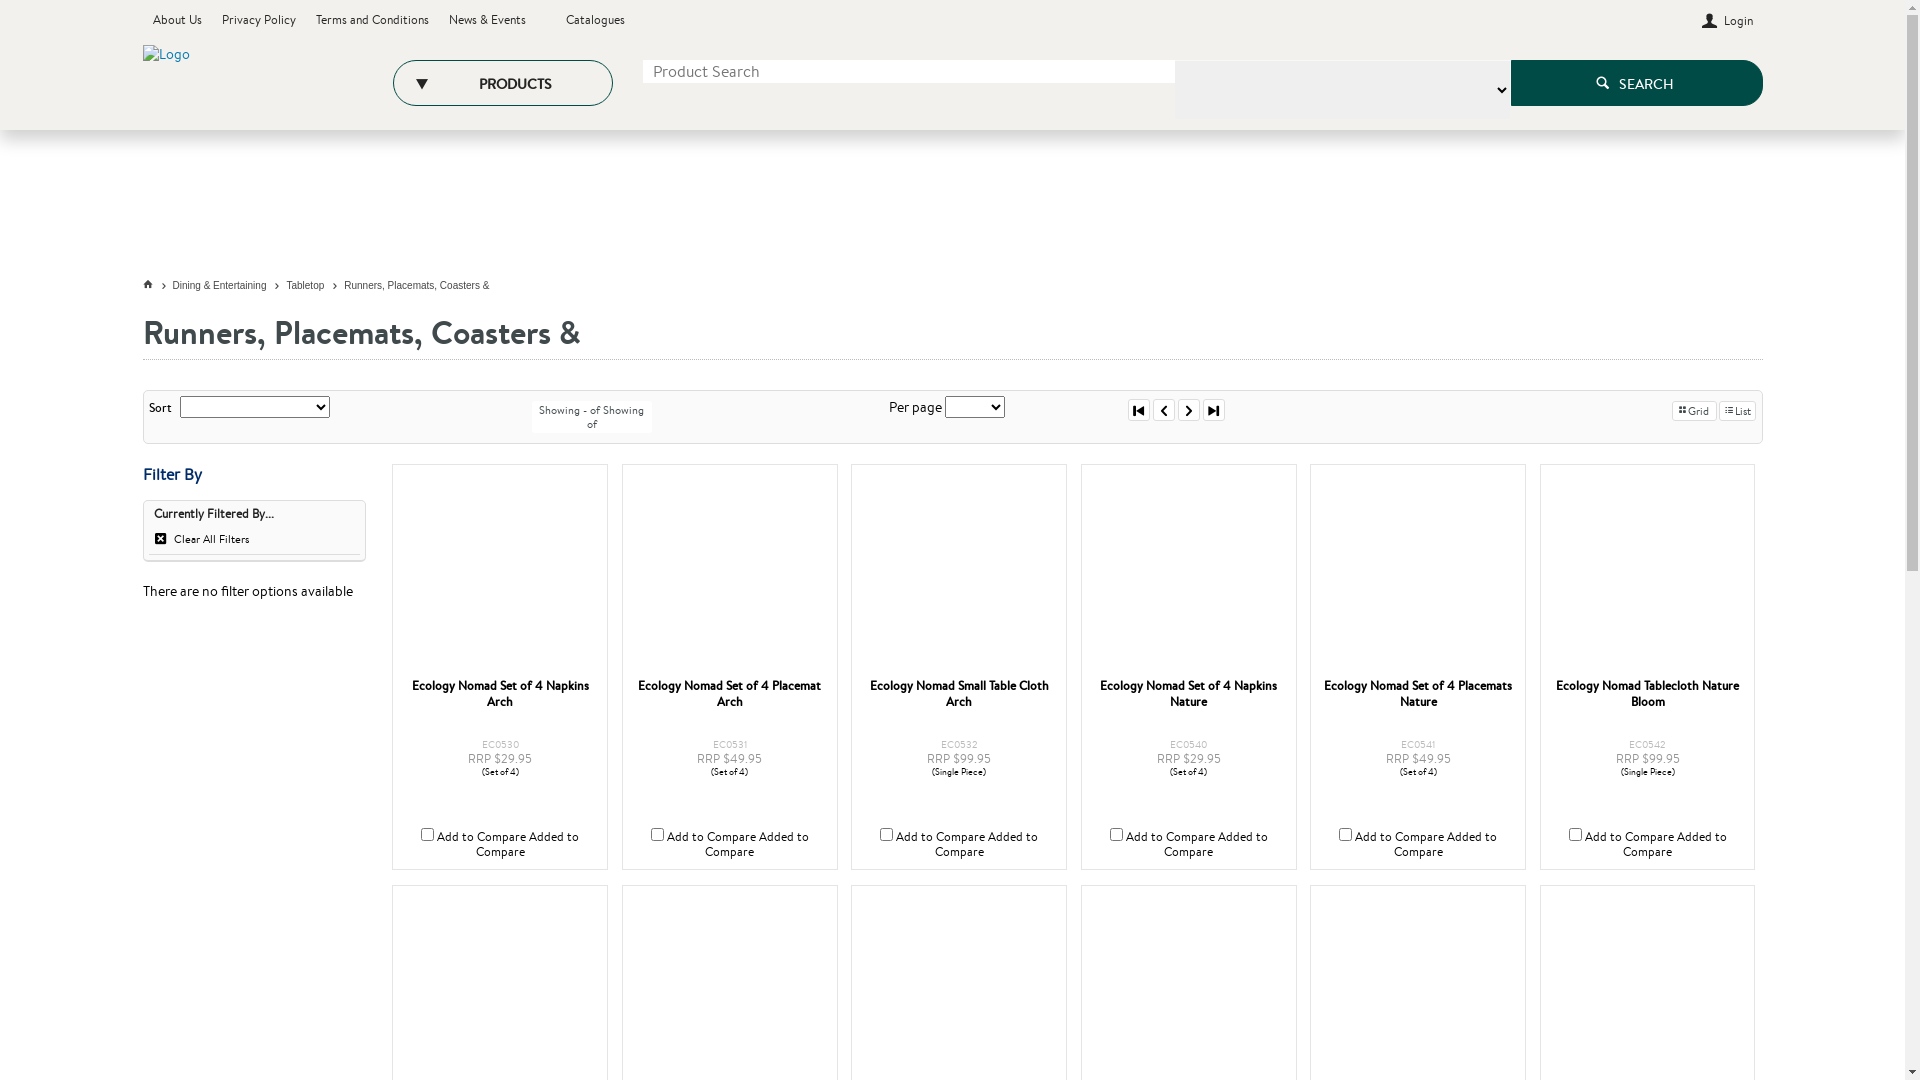 The width and height of the screenshot is (1920, 1080). Describe the element at coordinates (1445, 844) in the screenshot. I see `'Added to Compare'` at that location.